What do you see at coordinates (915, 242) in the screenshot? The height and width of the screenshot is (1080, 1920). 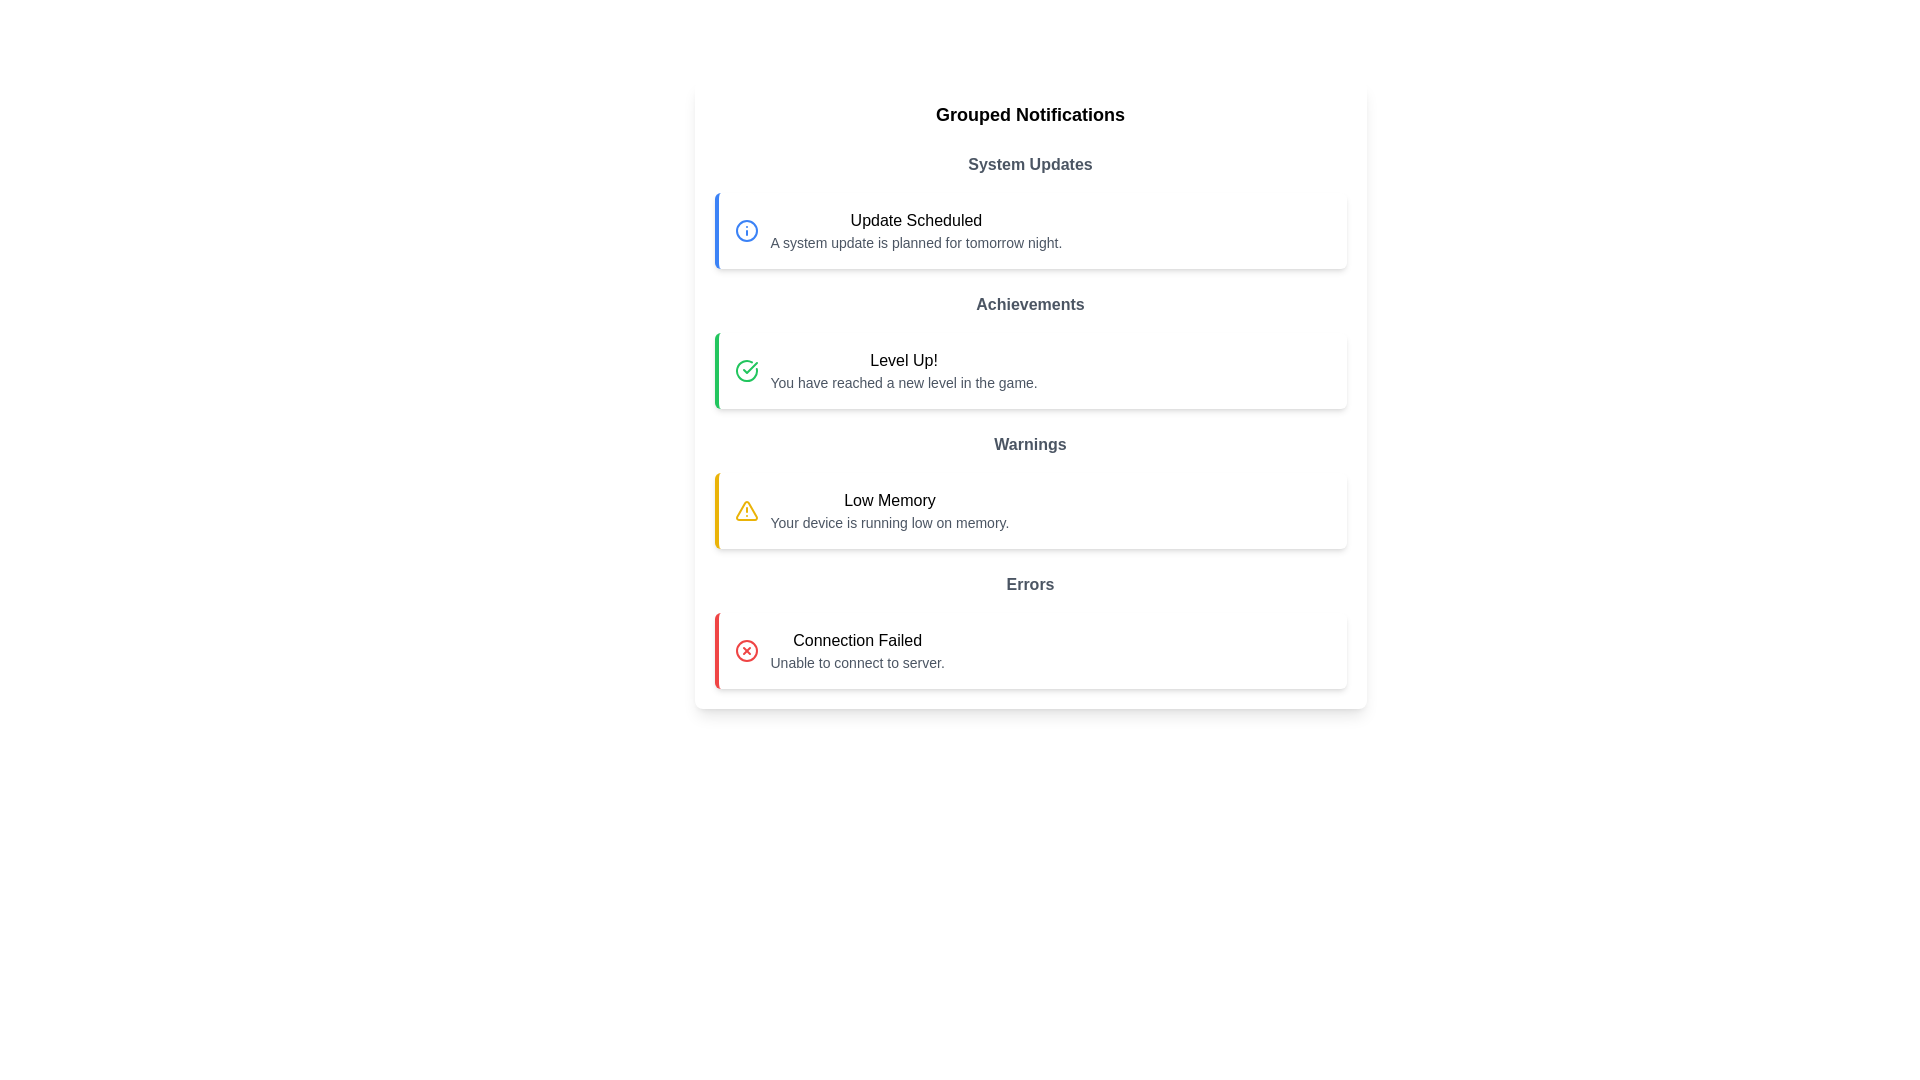 I see `text content of the Text label located below the 'Update Scheduled' notification title in the 'System Updates' group` at bounding box center [915, 242].